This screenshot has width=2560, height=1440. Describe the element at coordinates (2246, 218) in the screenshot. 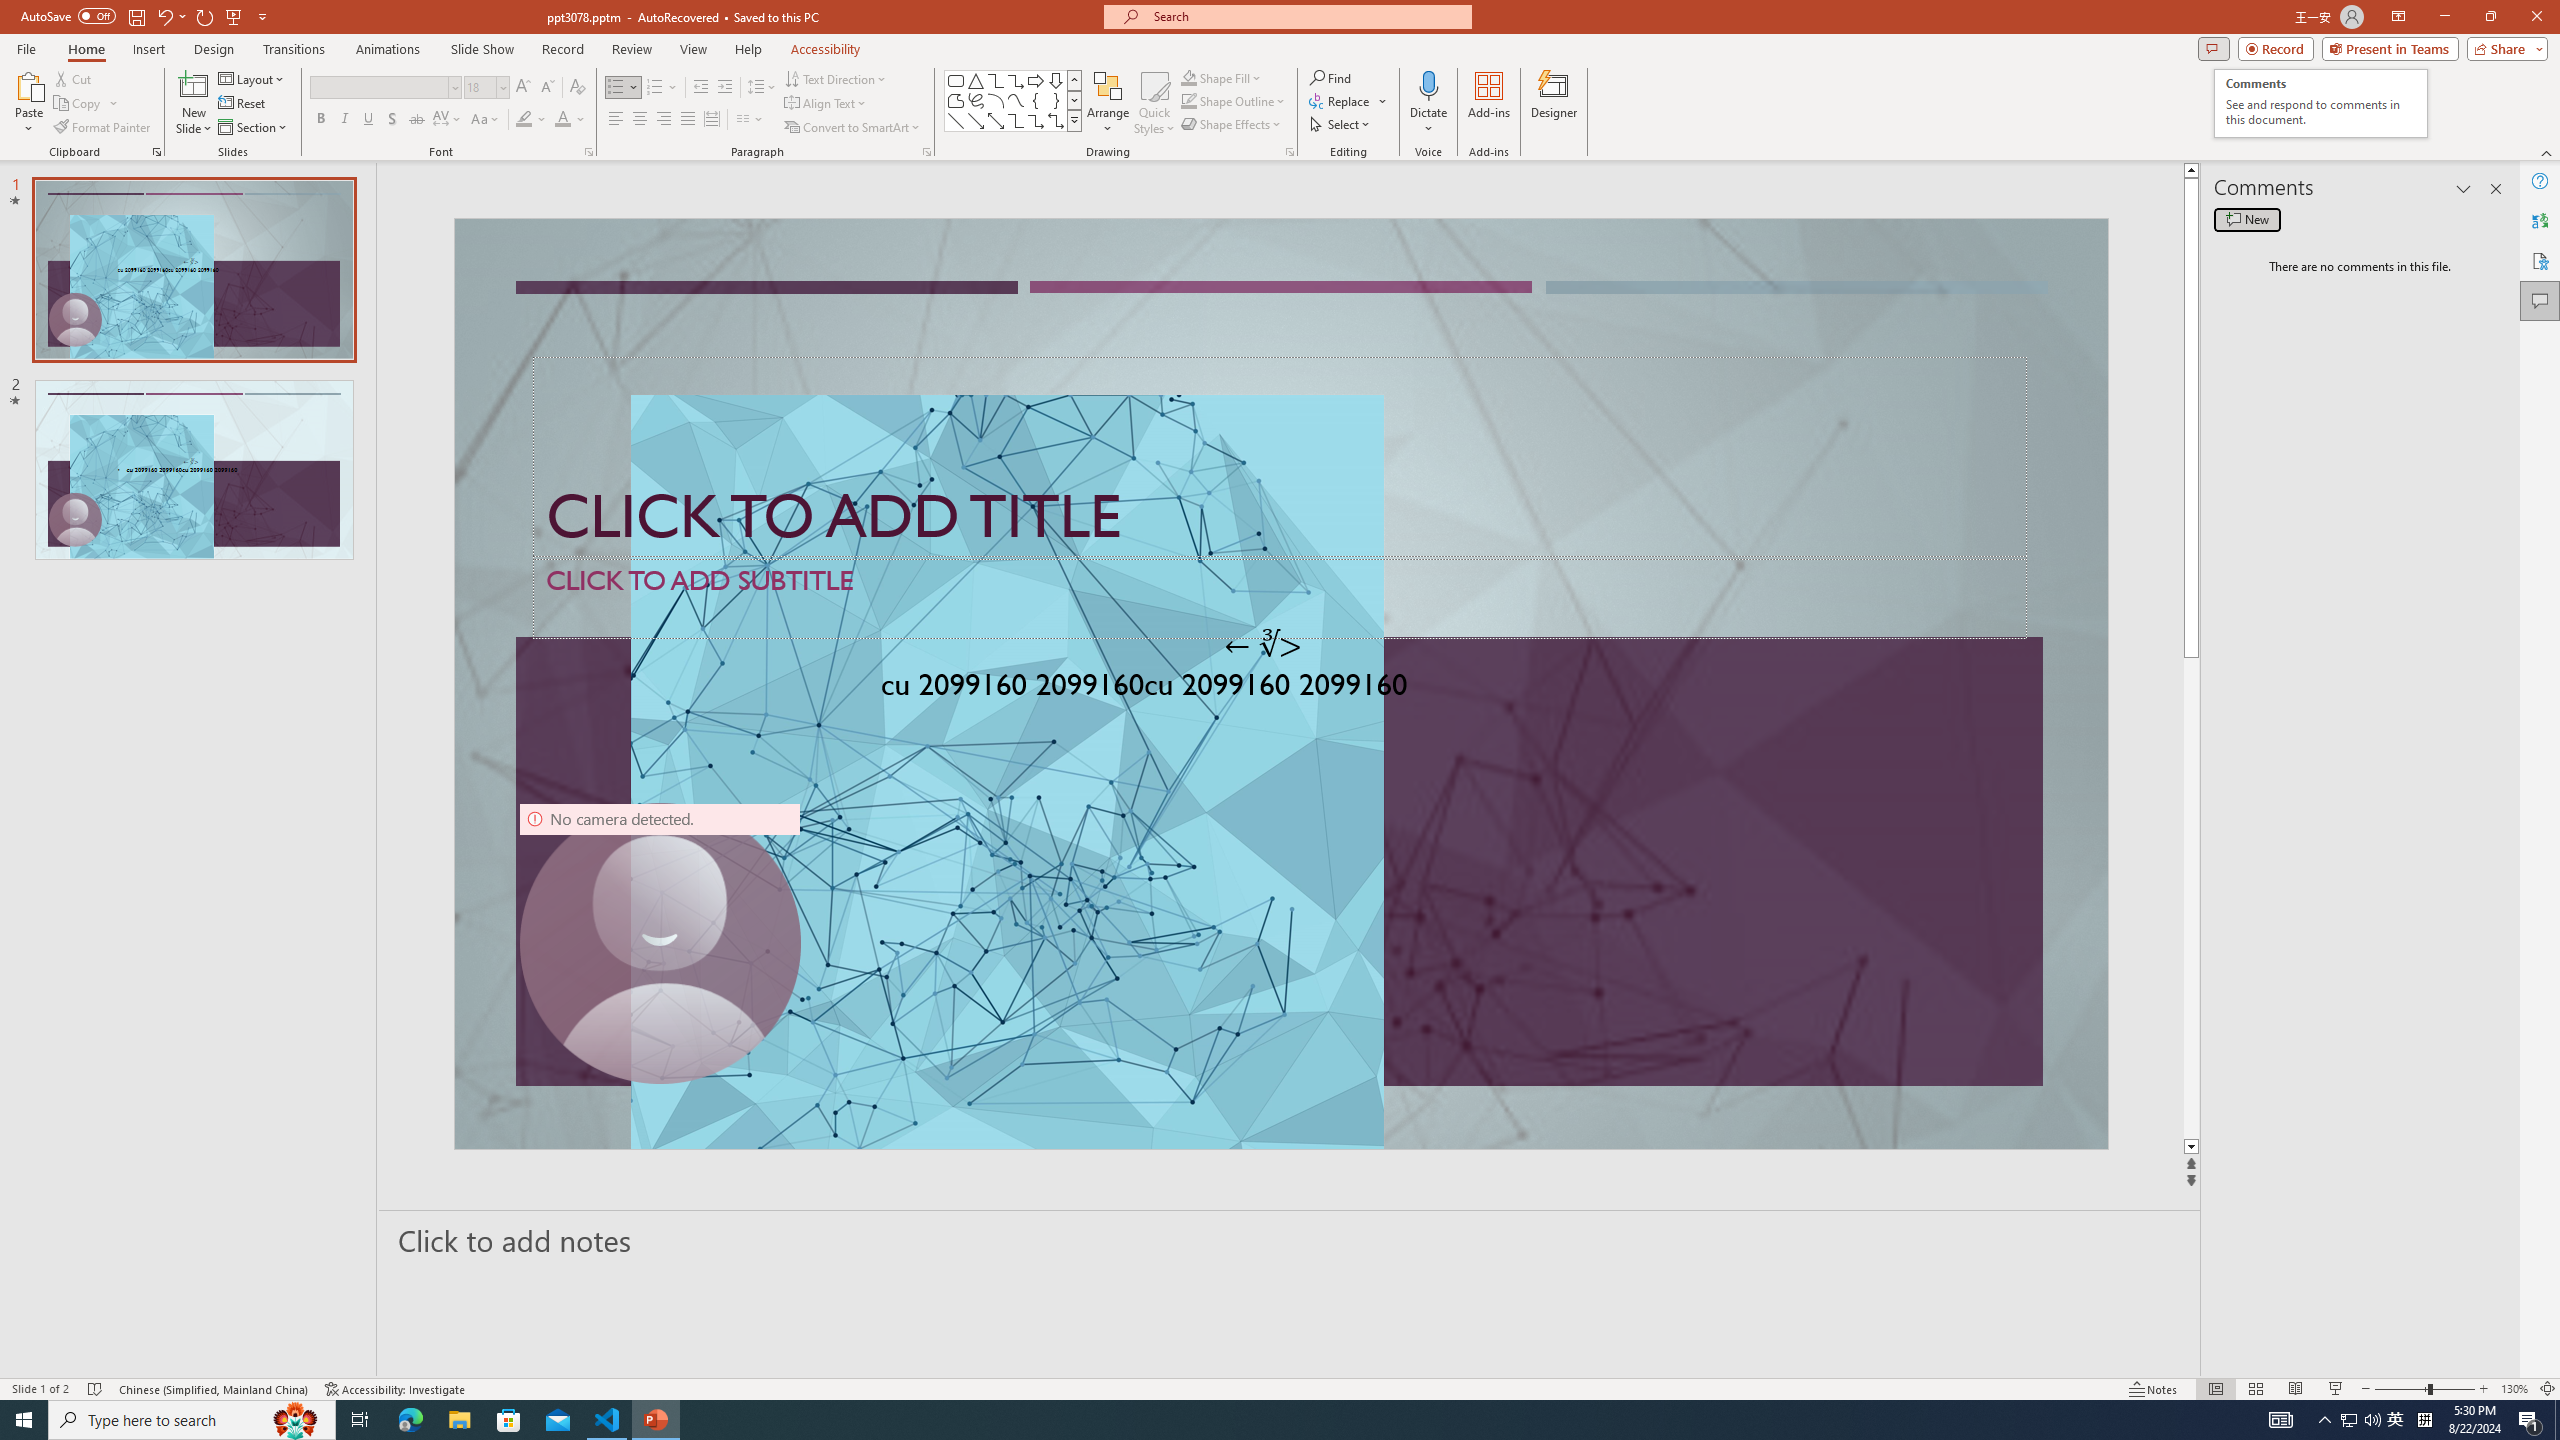

I see `'New comment'` at that location.